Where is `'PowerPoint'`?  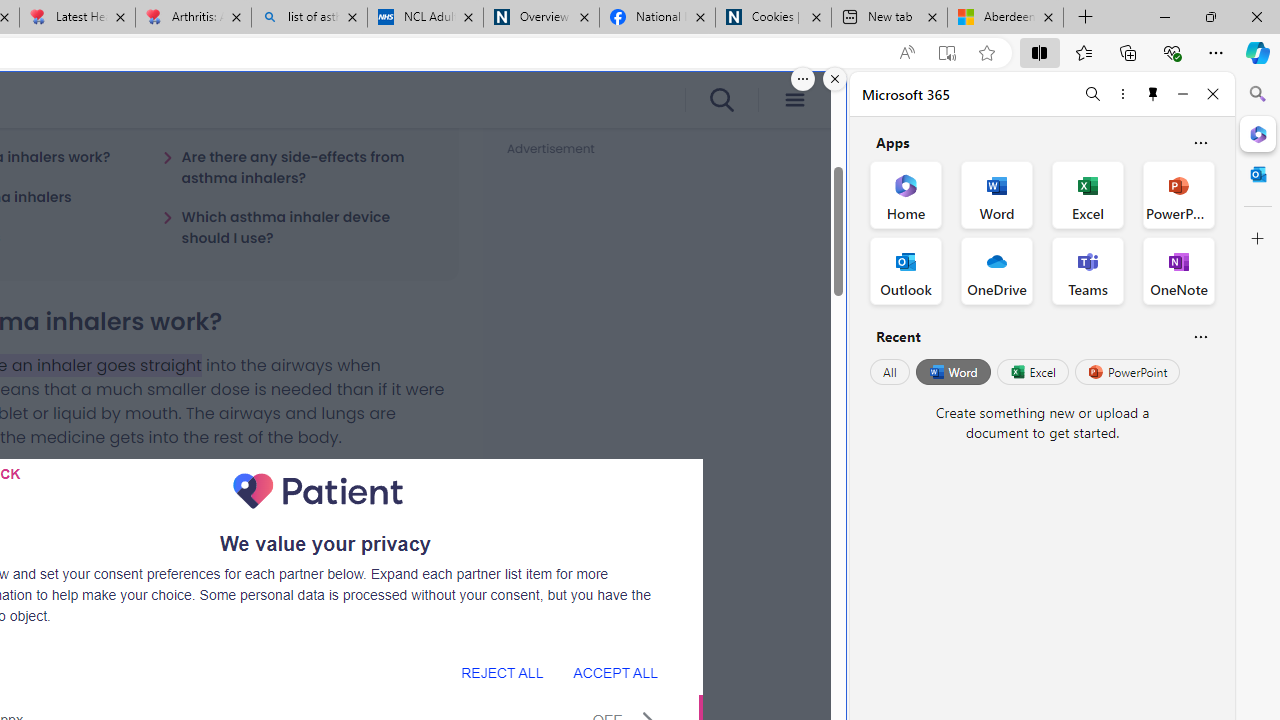
'PowerPoint' is located at coordinates (1127, 372).